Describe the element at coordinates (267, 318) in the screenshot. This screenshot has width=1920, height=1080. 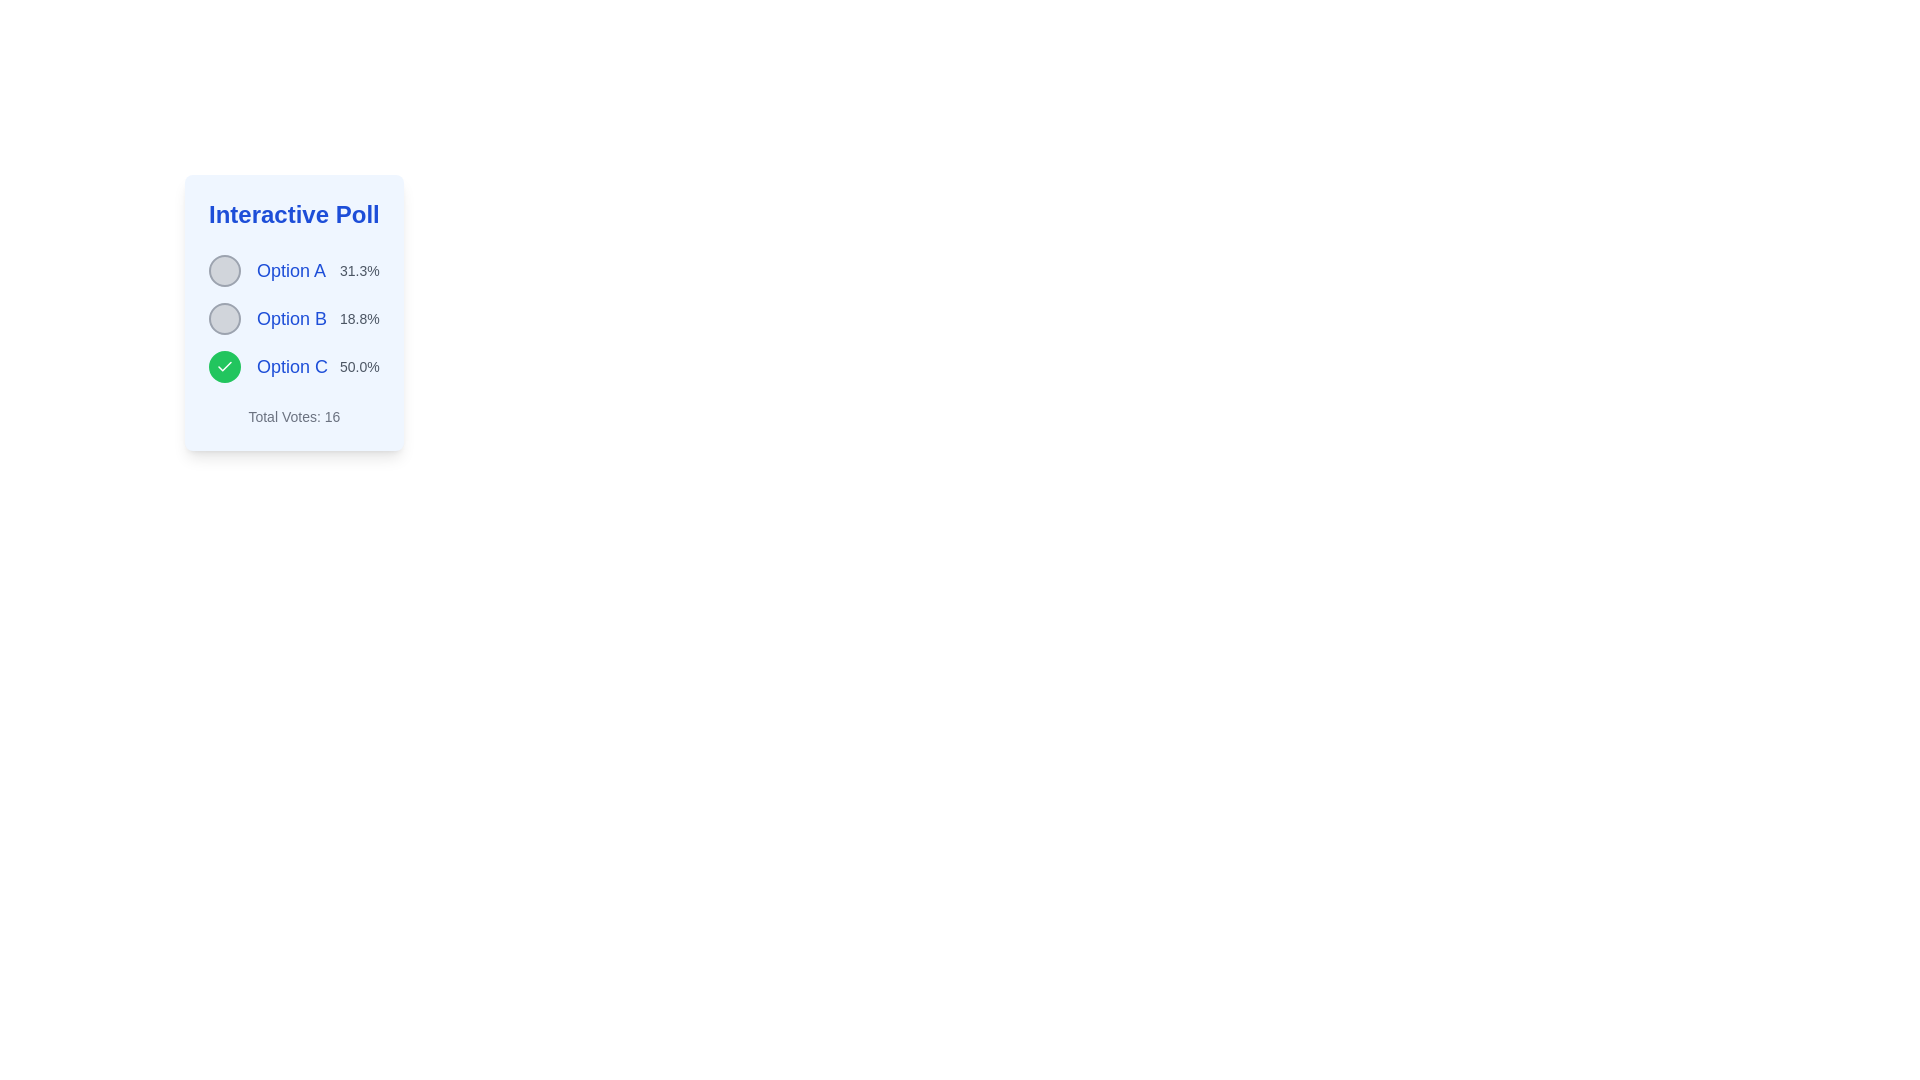
I see `the selectable option labeled 'Option B' in the 'Interactive Poll' component, which is the second item in the vertical list of options` at that location.